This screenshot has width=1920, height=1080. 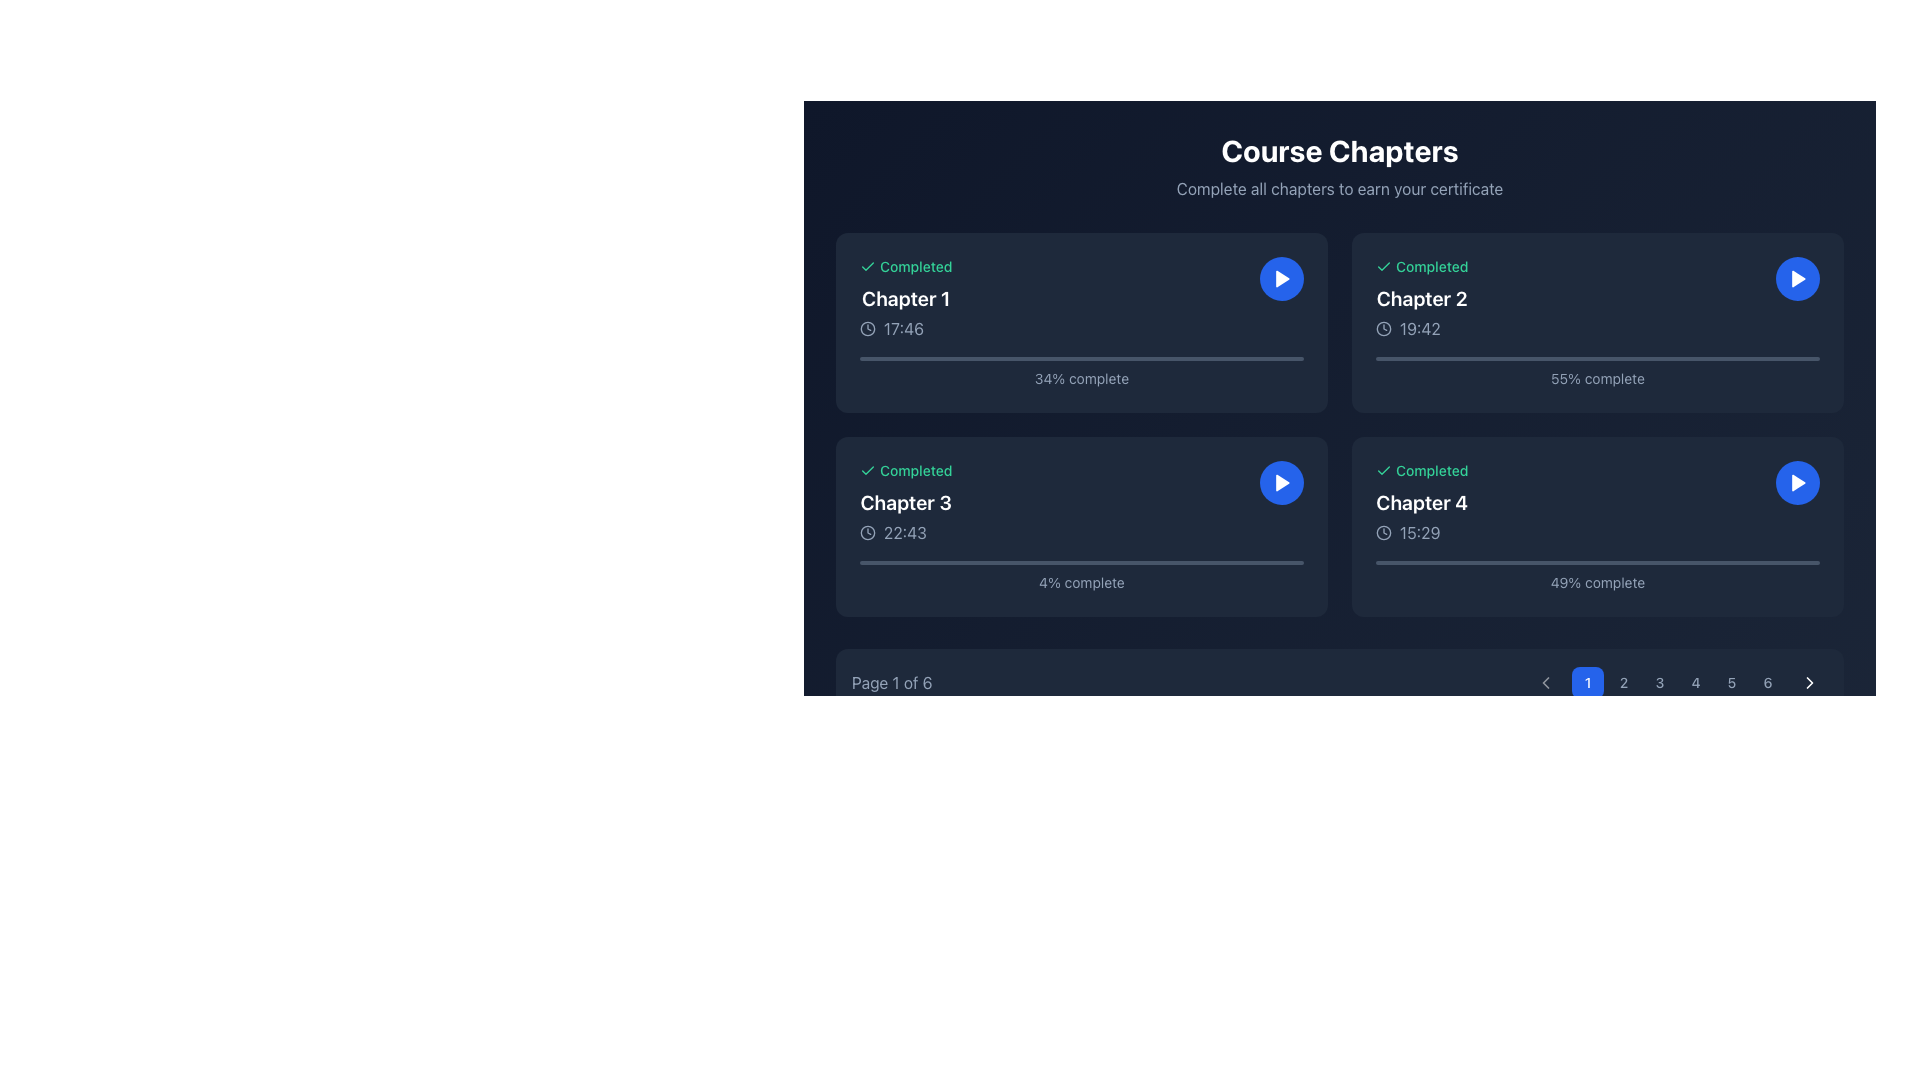 I want to click on the 'Next' icon located at the far-right of the pagination control bar, so click(x=1809, y=681).